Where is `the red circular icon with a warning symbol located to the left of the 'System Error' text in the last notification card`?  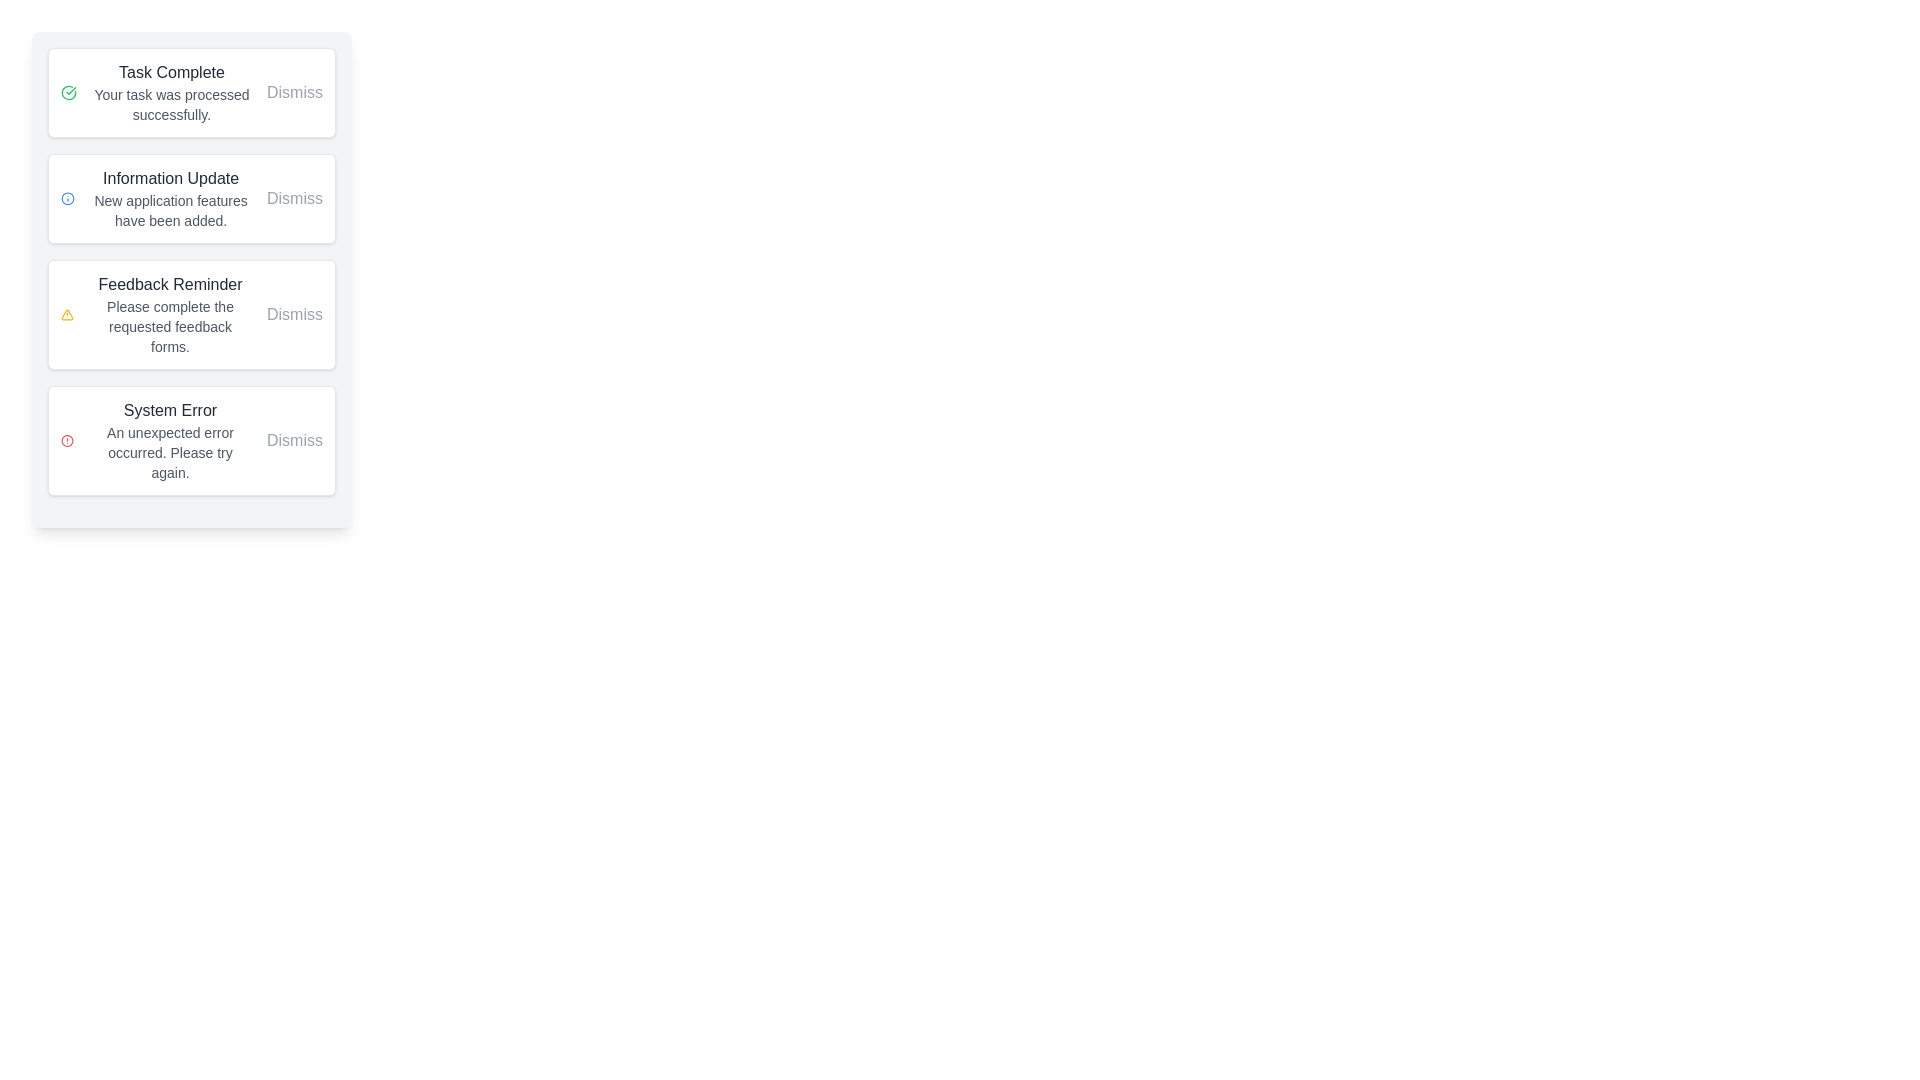 the red circular icon with a warning symbol located to the left of the 'System Error' text in the last notification card is located at coordinates (67, 439).